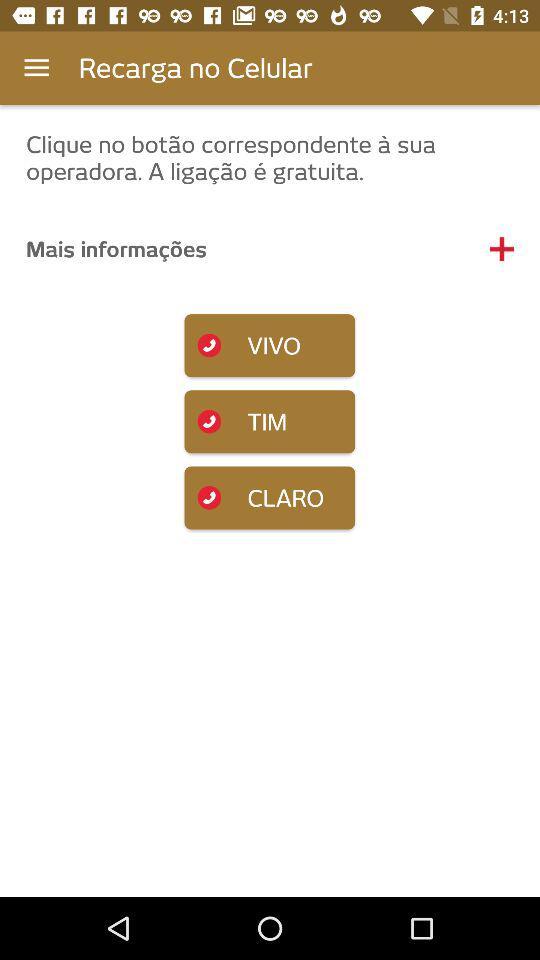 This screenshot has width=540, height=960. What do you see at coordinates (36, 68) in the screenshot?
I see `item at the top left corner` at bounding box center [36, 68].